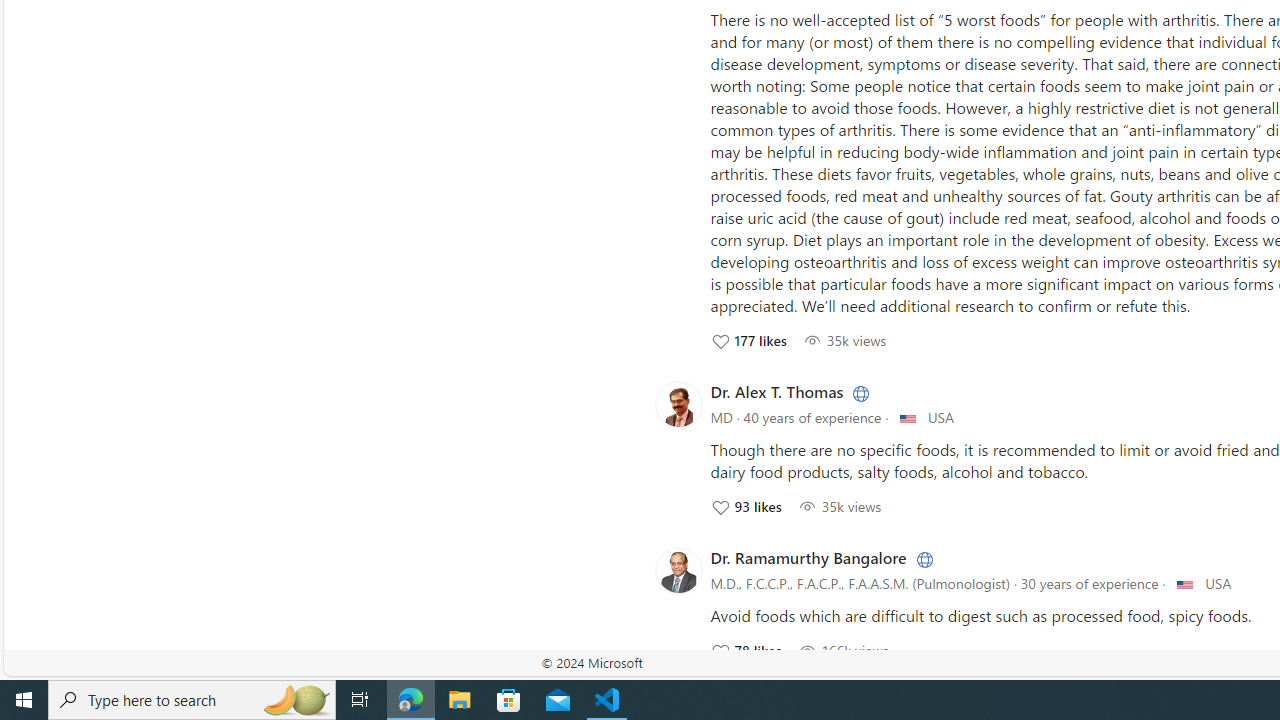 This screenshot has height=720, width=1280. Describe the element at coordinates (843, 650) in the screenshot. I see `'166504 View; Click to View'` at that location.